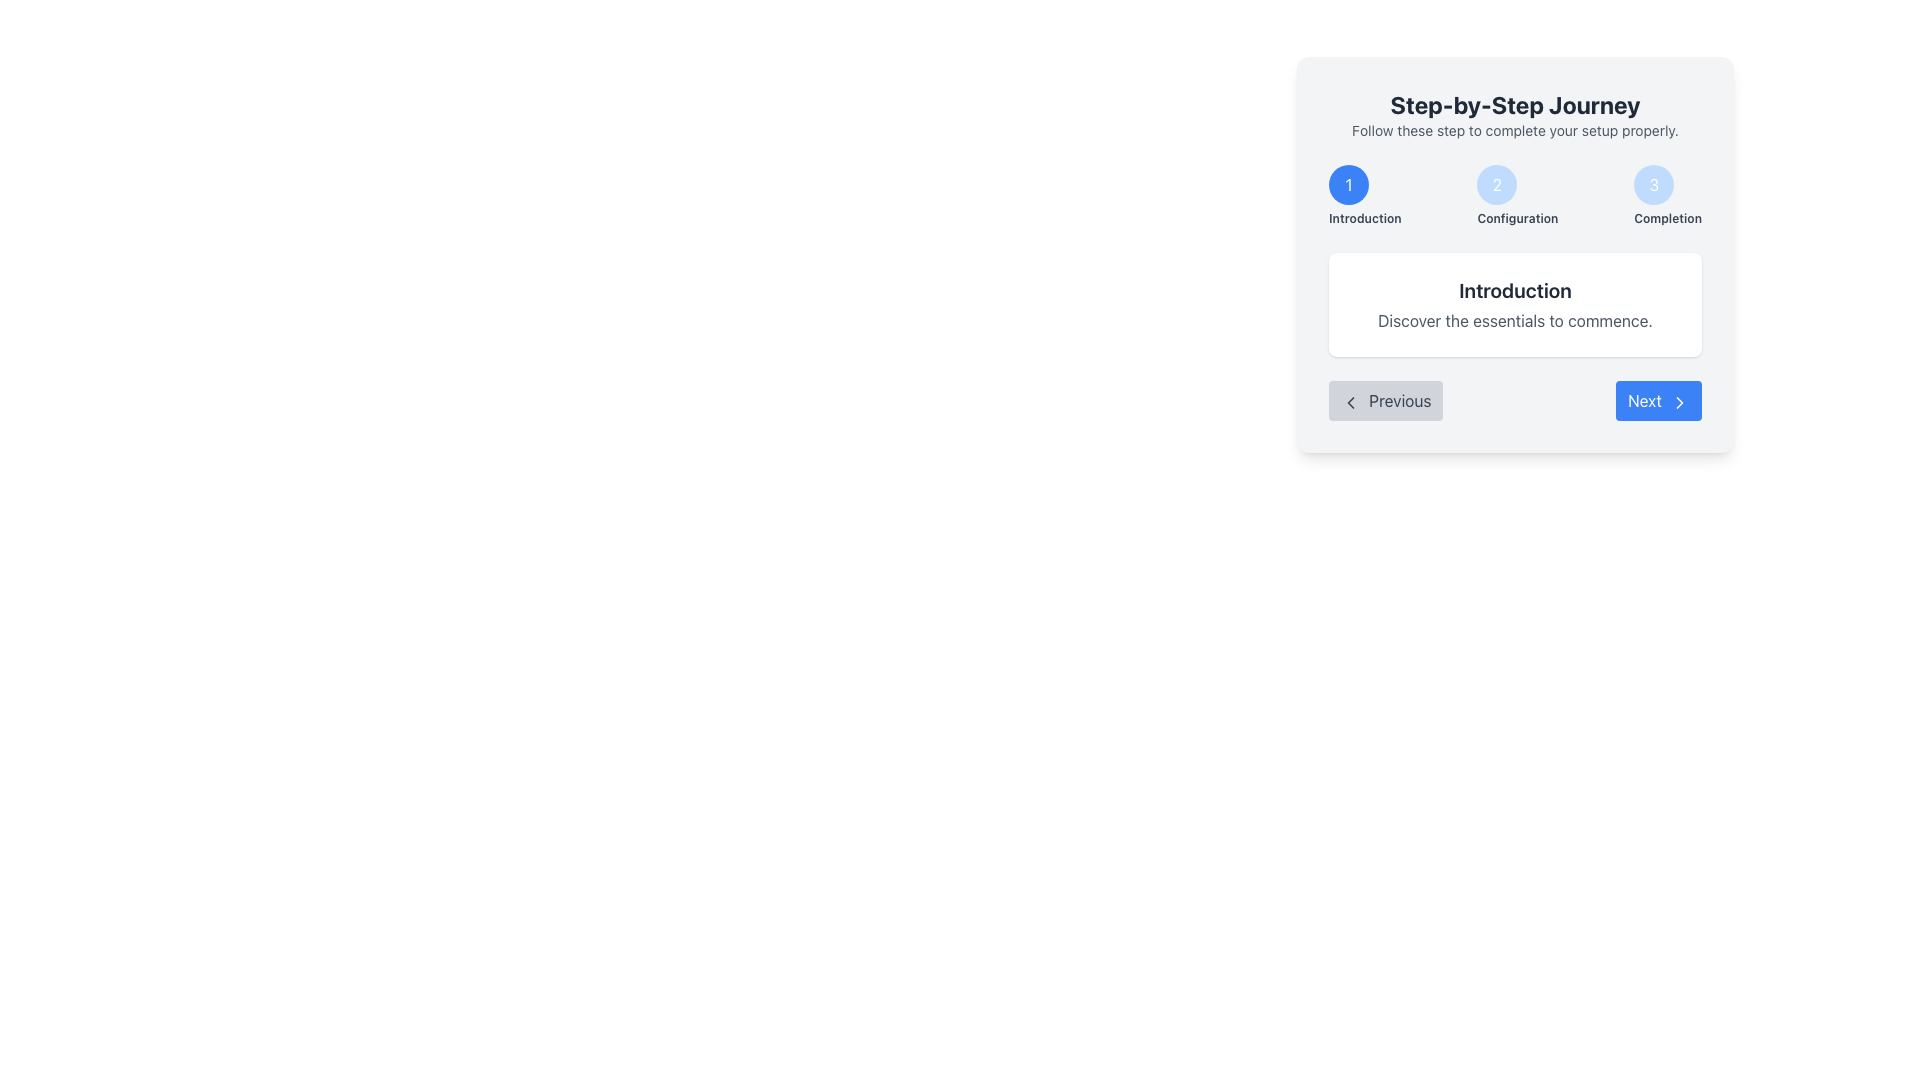 This screenshot has height=1080, width=1920. What do you see at coordinates (1654, 185) in the screenshot?
I see `the 'Completion' button, which is the third circular button in the step-by-step guide interface located at the top-right section of the 'Step-by-Step Journey' modal dialog` at bounding box center [1654, 185].